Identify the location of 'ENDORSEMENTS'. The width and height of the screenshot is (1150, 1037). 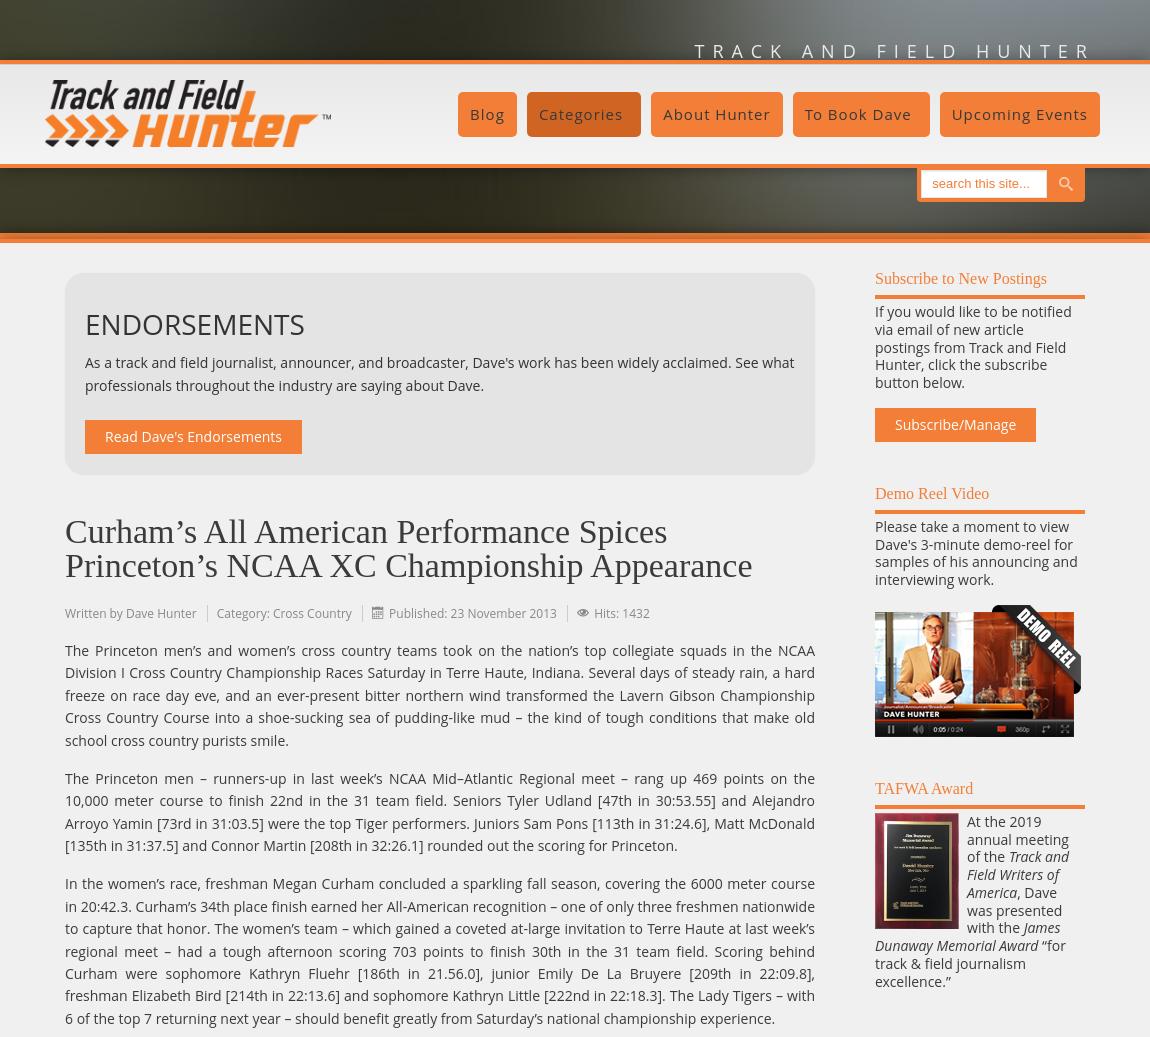
(193, 322).